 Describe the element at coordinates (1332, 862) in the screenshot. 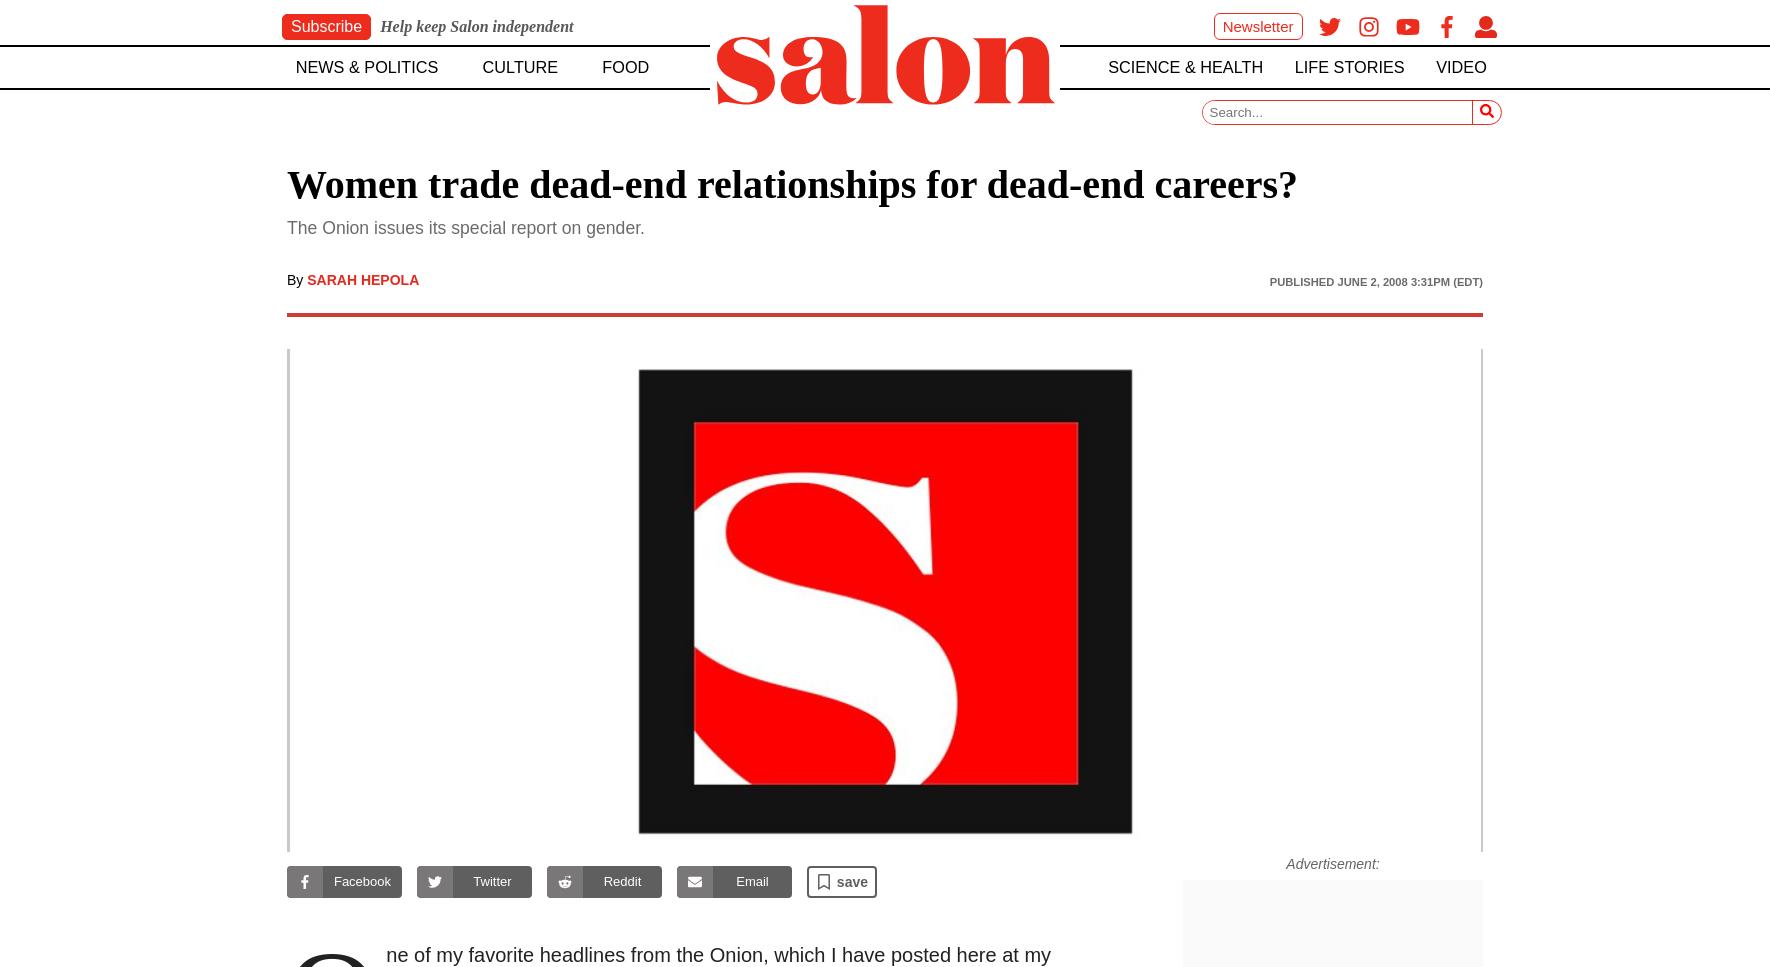

I see `'Advertisement:'` at that location.